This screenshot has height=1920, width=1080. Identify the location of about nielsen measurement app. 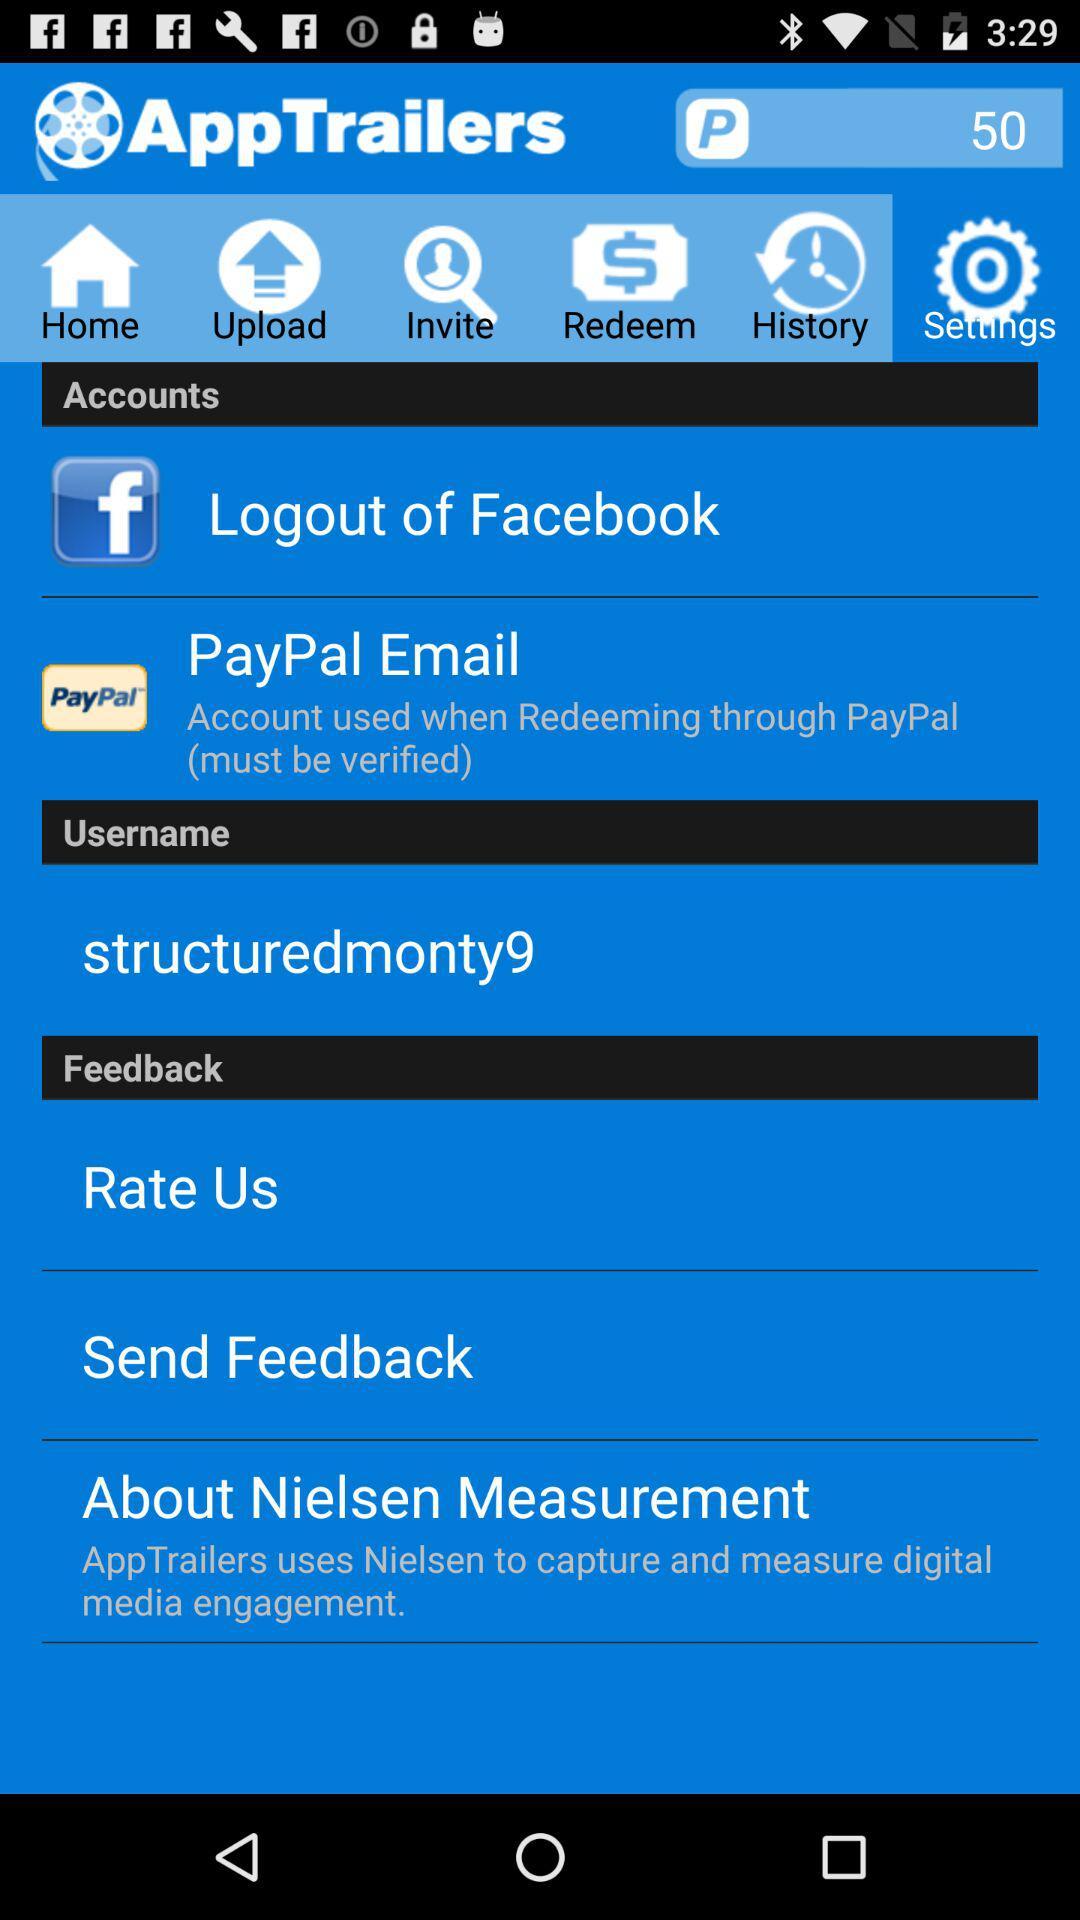
(445, 1495).